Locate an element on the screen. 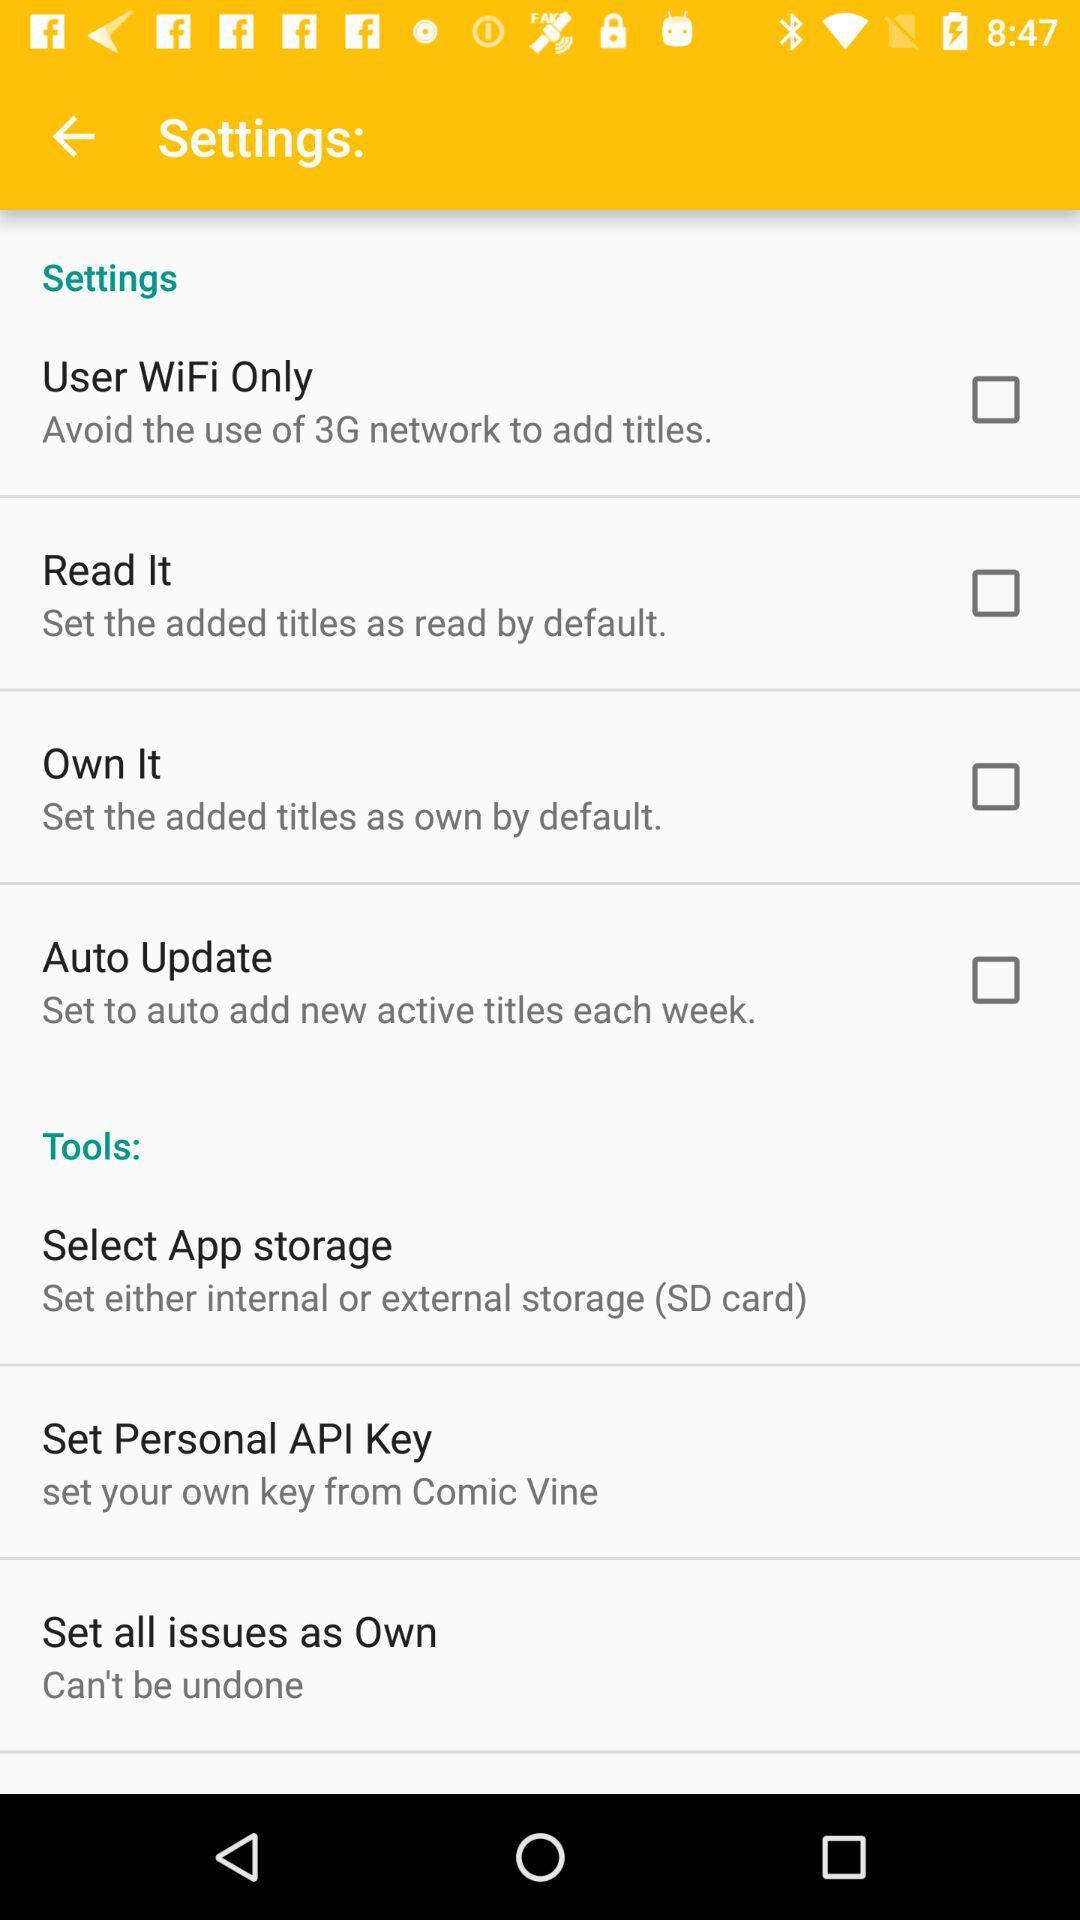 The height and width of the screenshot is (1920, 1080). read it item is located at coordinates (106, 567).